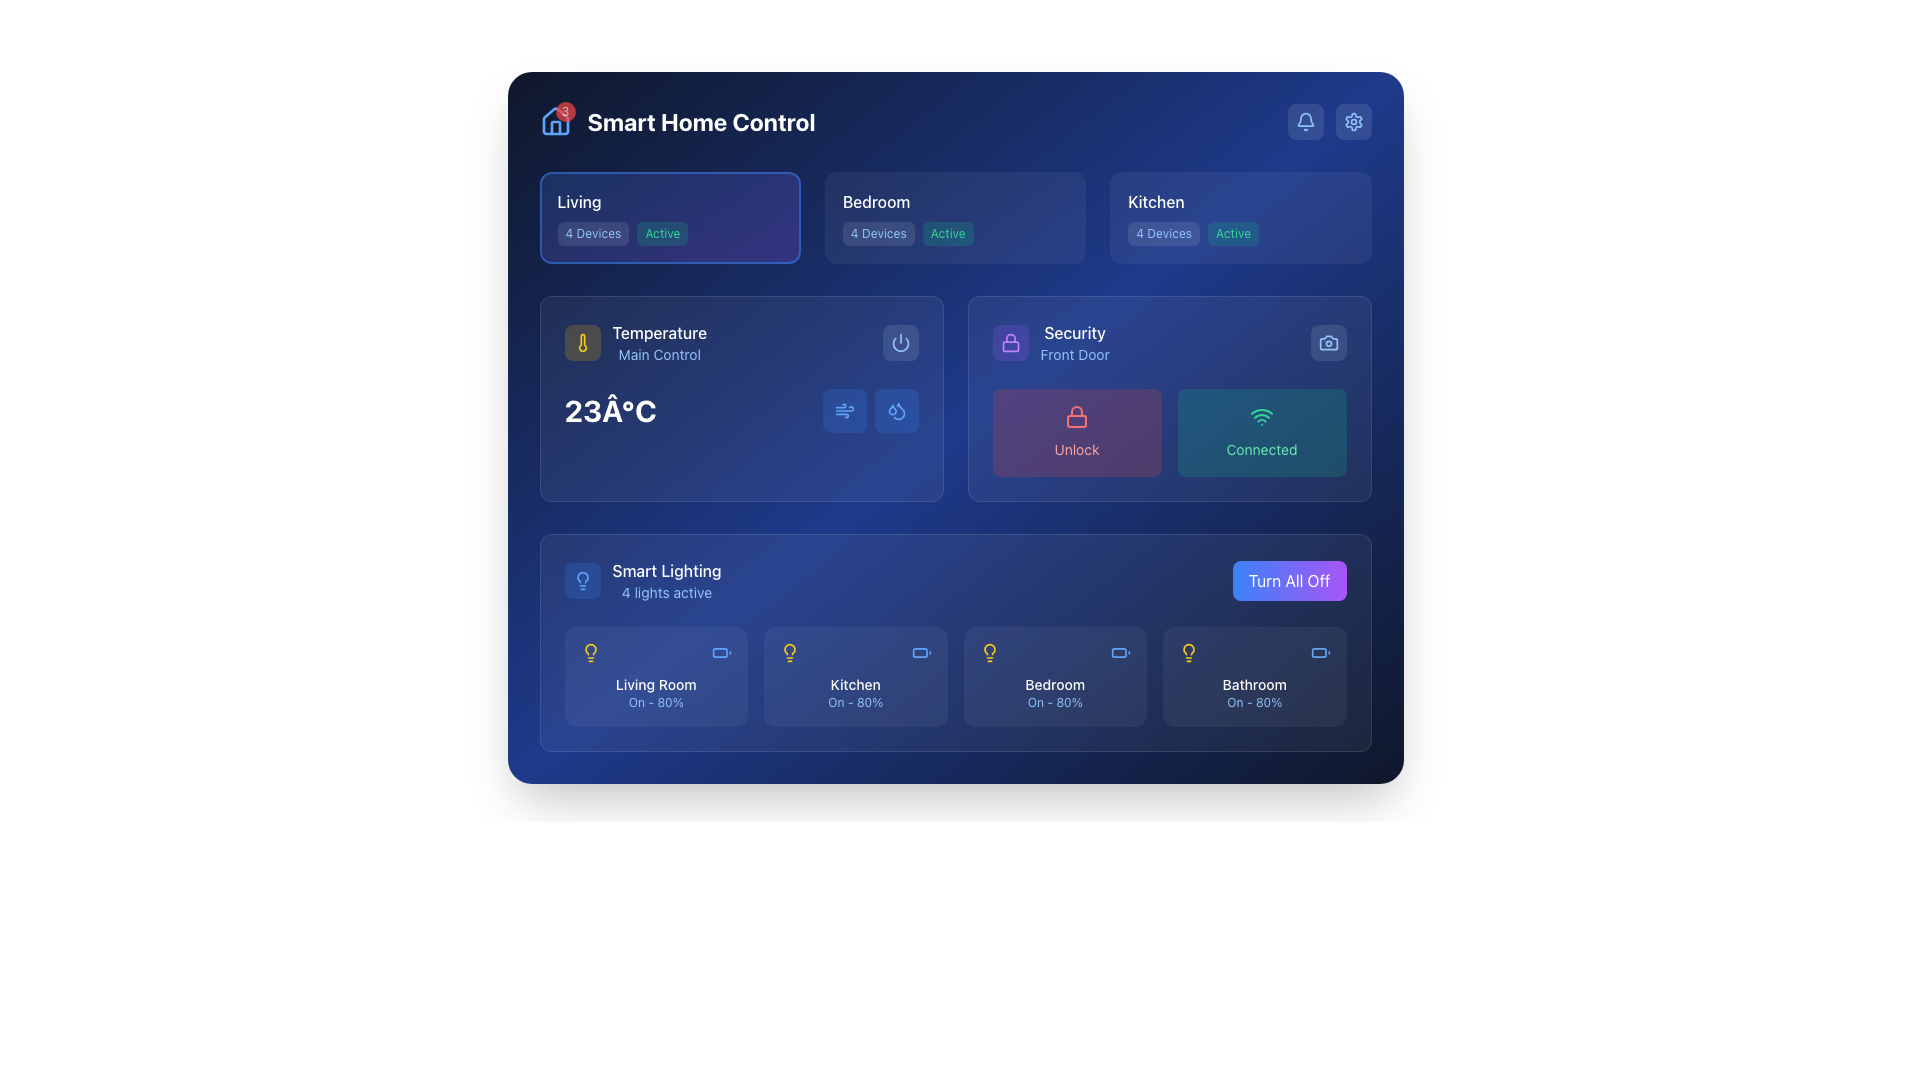 The width and height of the screenshot is (1920, 1080). I want to click on the 'Turn All Off' button in the Smart Lighting Composite element, so click(954, 581).